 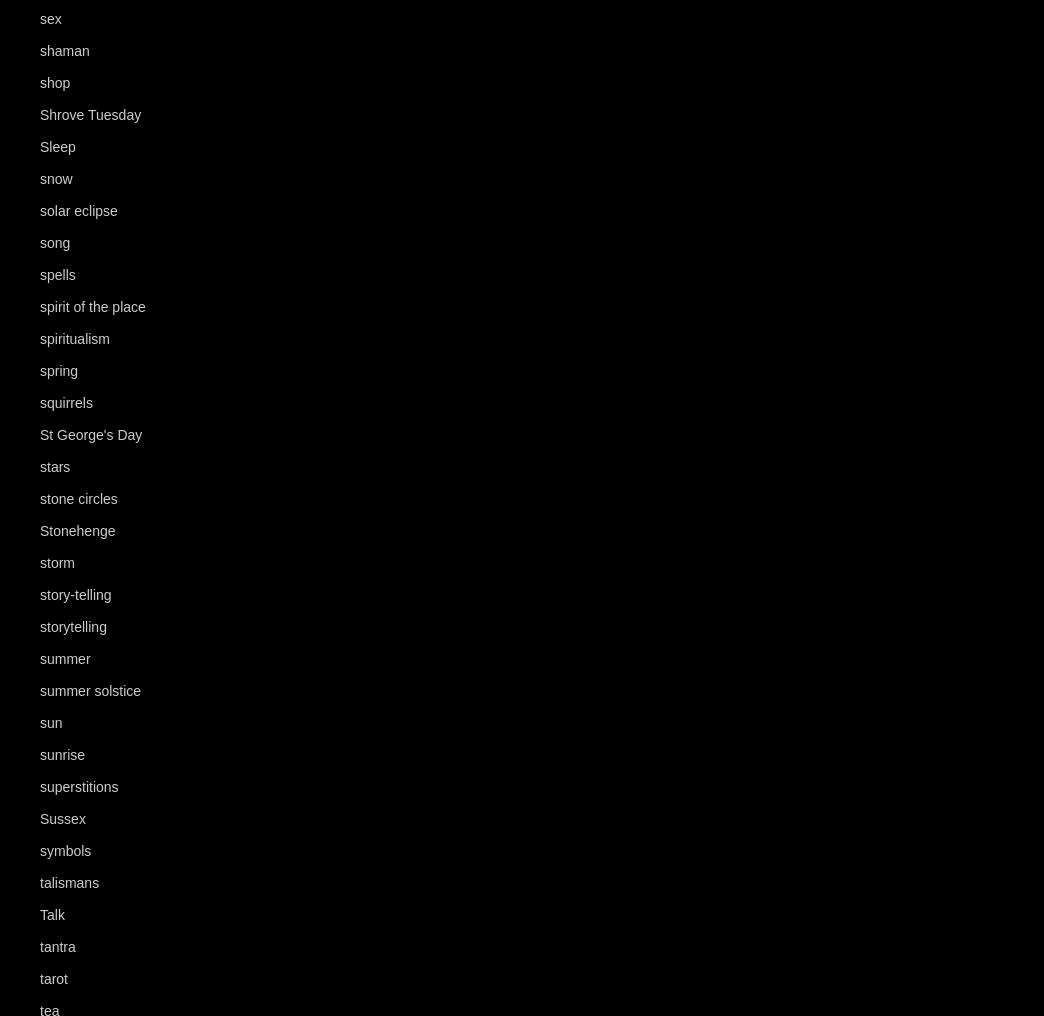 What do you see at coordinates (63, 50) in the screenshot?
I see `'shaman'` at bounding box center [63, 50].